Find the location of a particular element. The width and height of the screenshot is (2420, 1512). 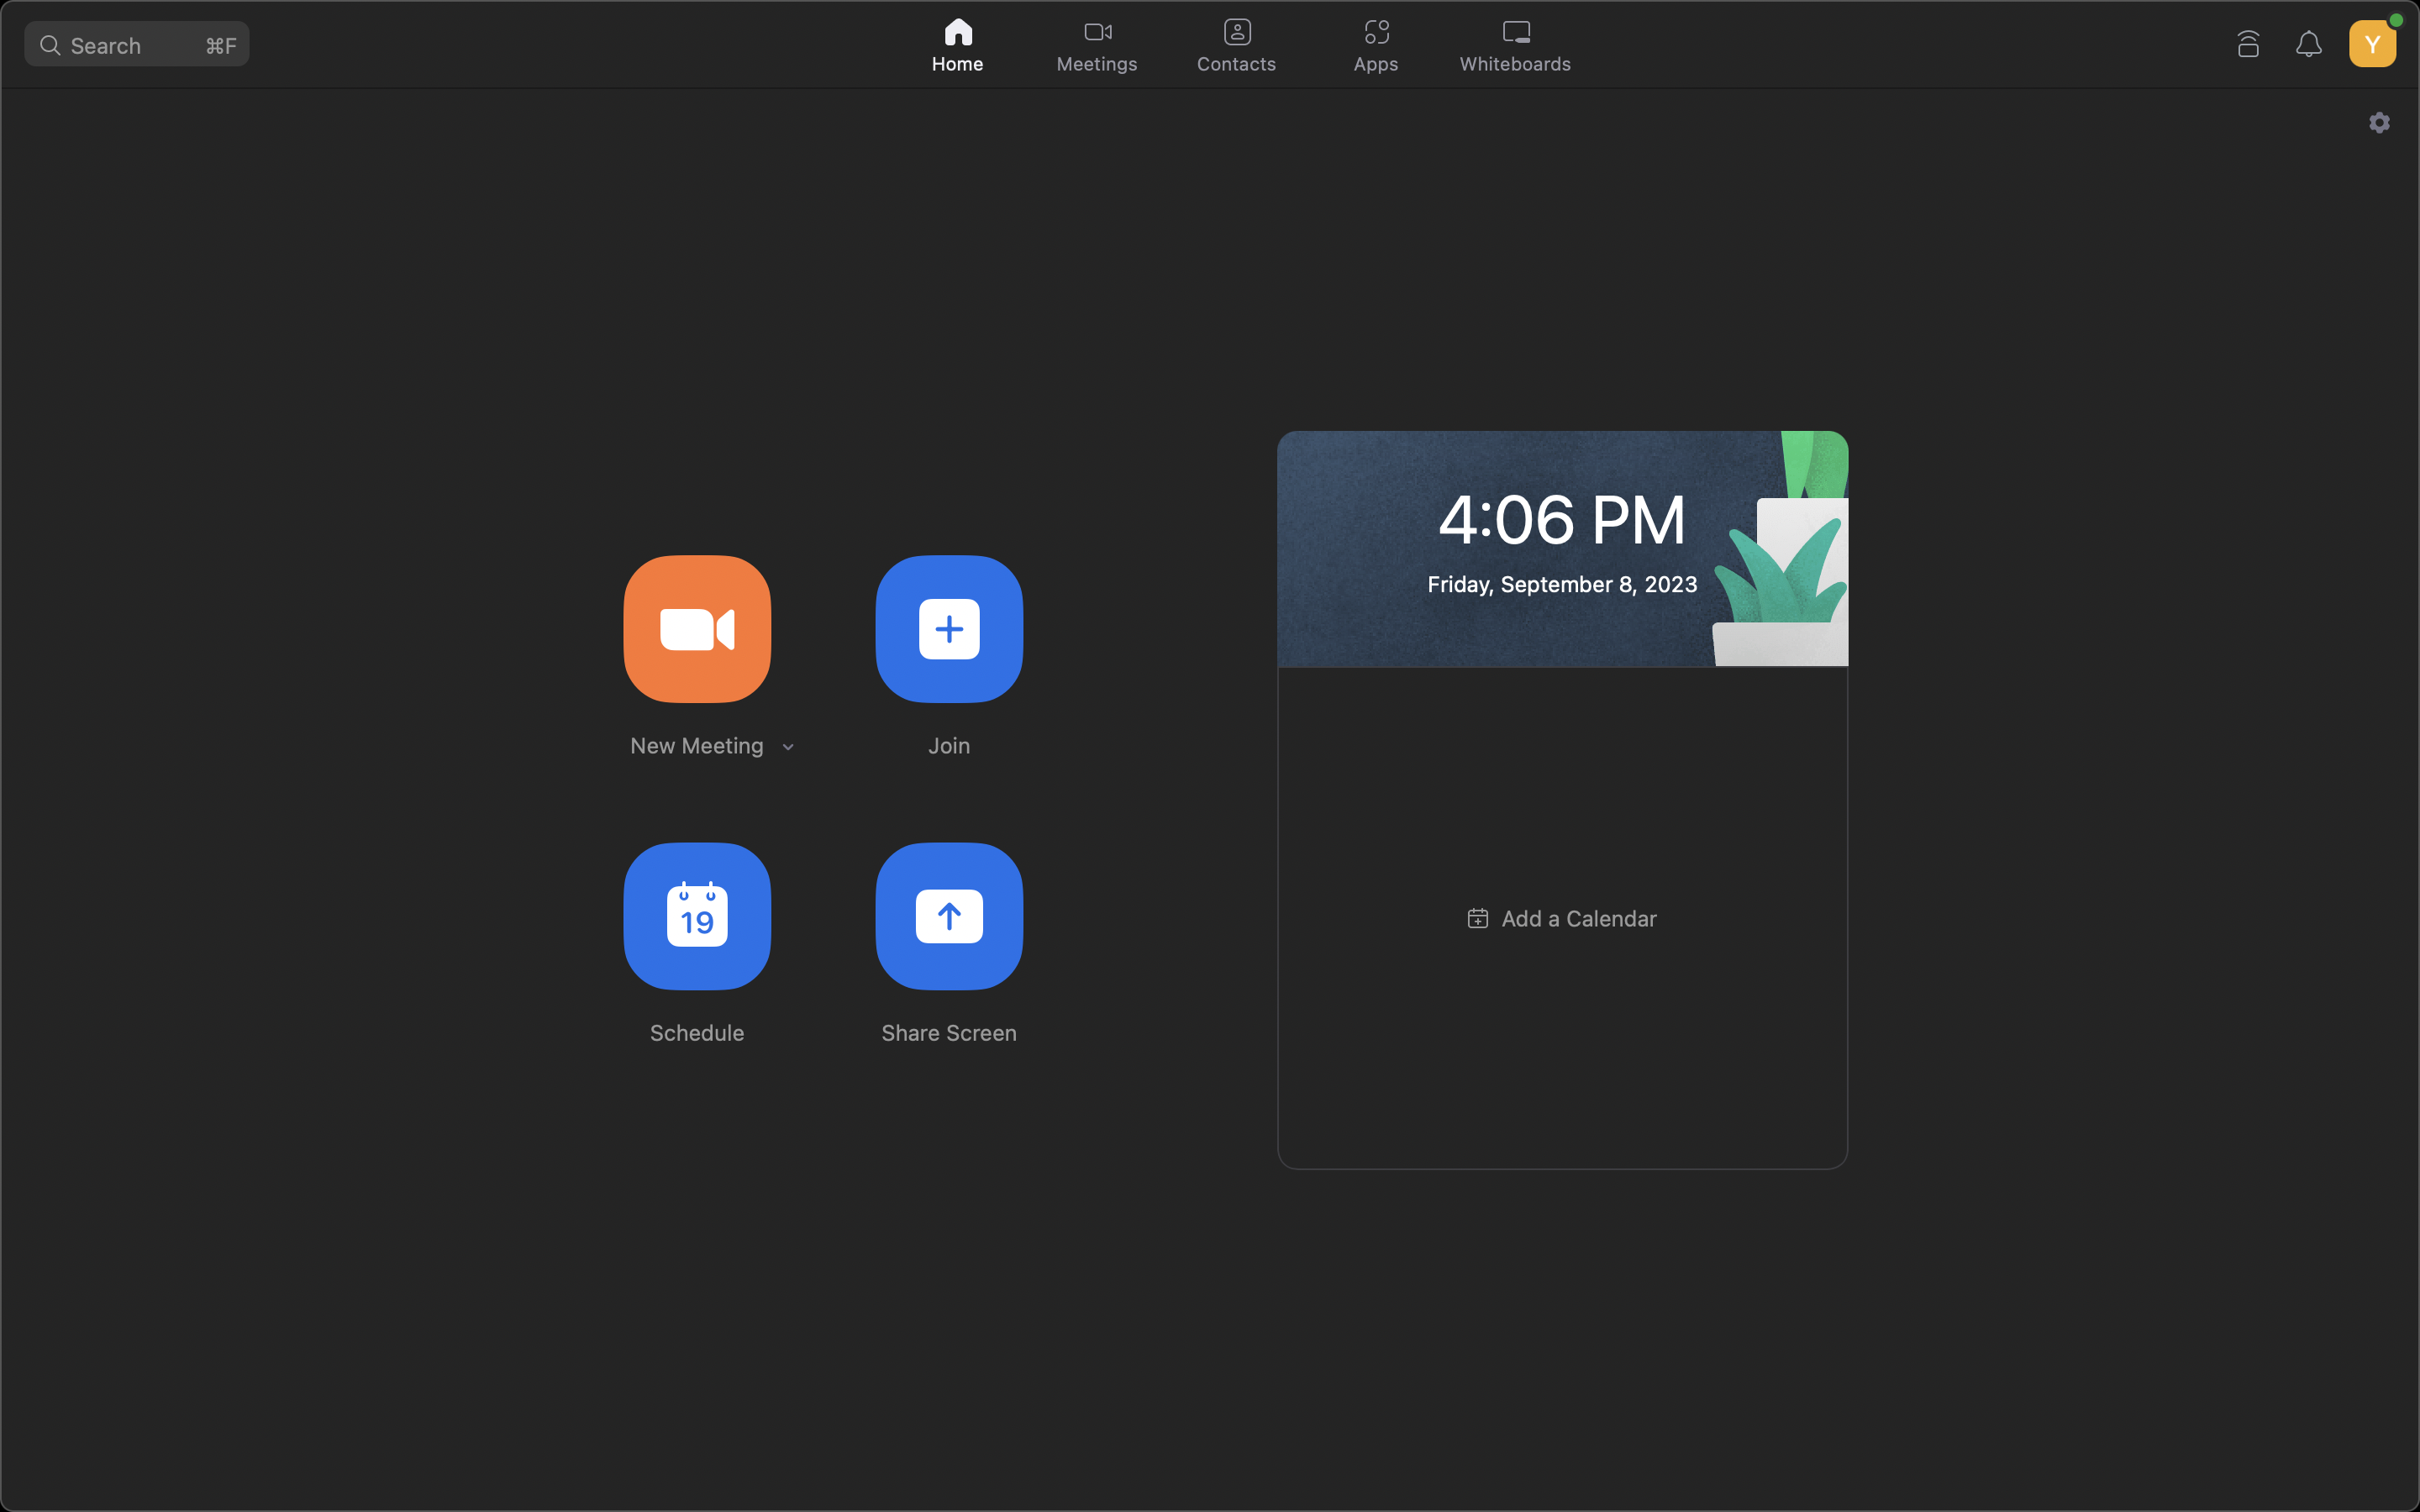

On the top panel, find and click on the contacts symbol is located at coordinates (1234, 41).